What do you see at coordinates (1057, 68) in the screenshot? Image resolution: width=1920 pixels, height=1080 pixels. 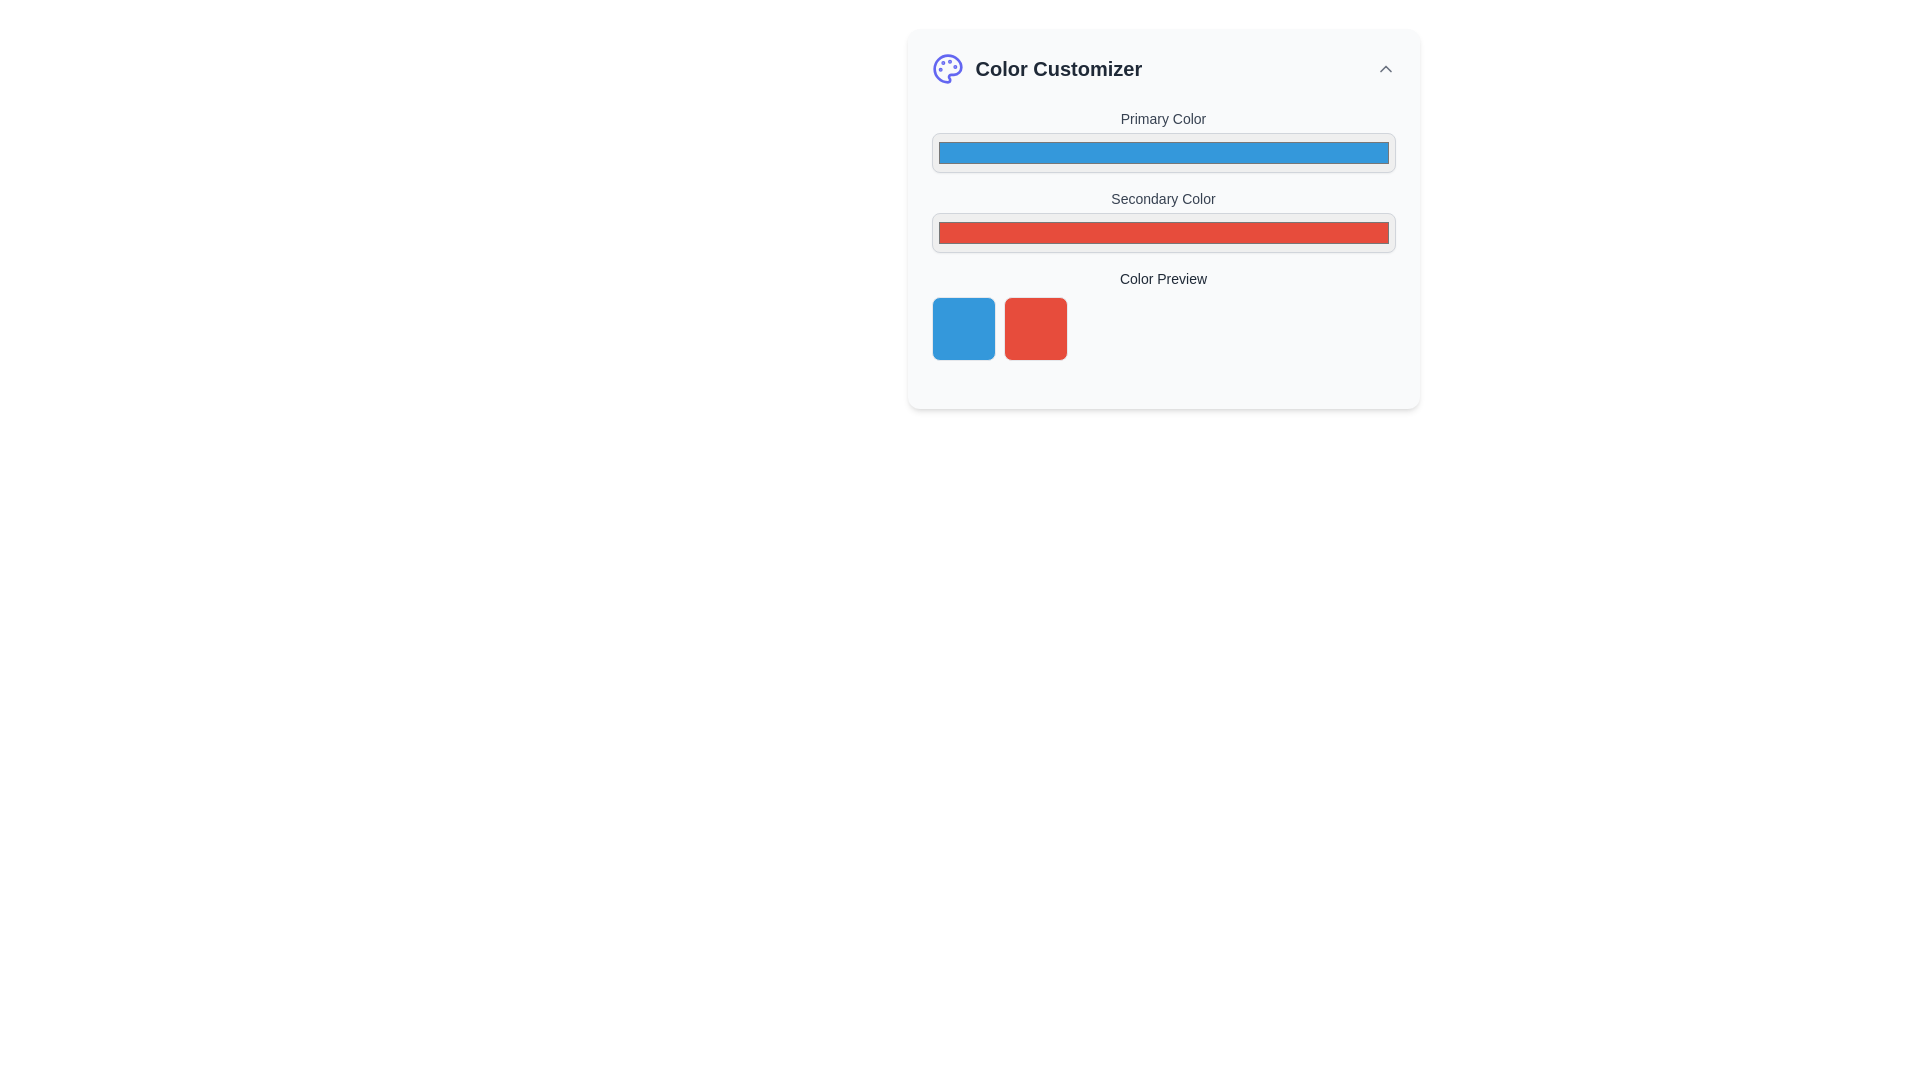 I see `the Text label indicating the section for customizing colors, located to the right of the palette icon in the top-left corner of the panel` at bounding box center [1057, 68].